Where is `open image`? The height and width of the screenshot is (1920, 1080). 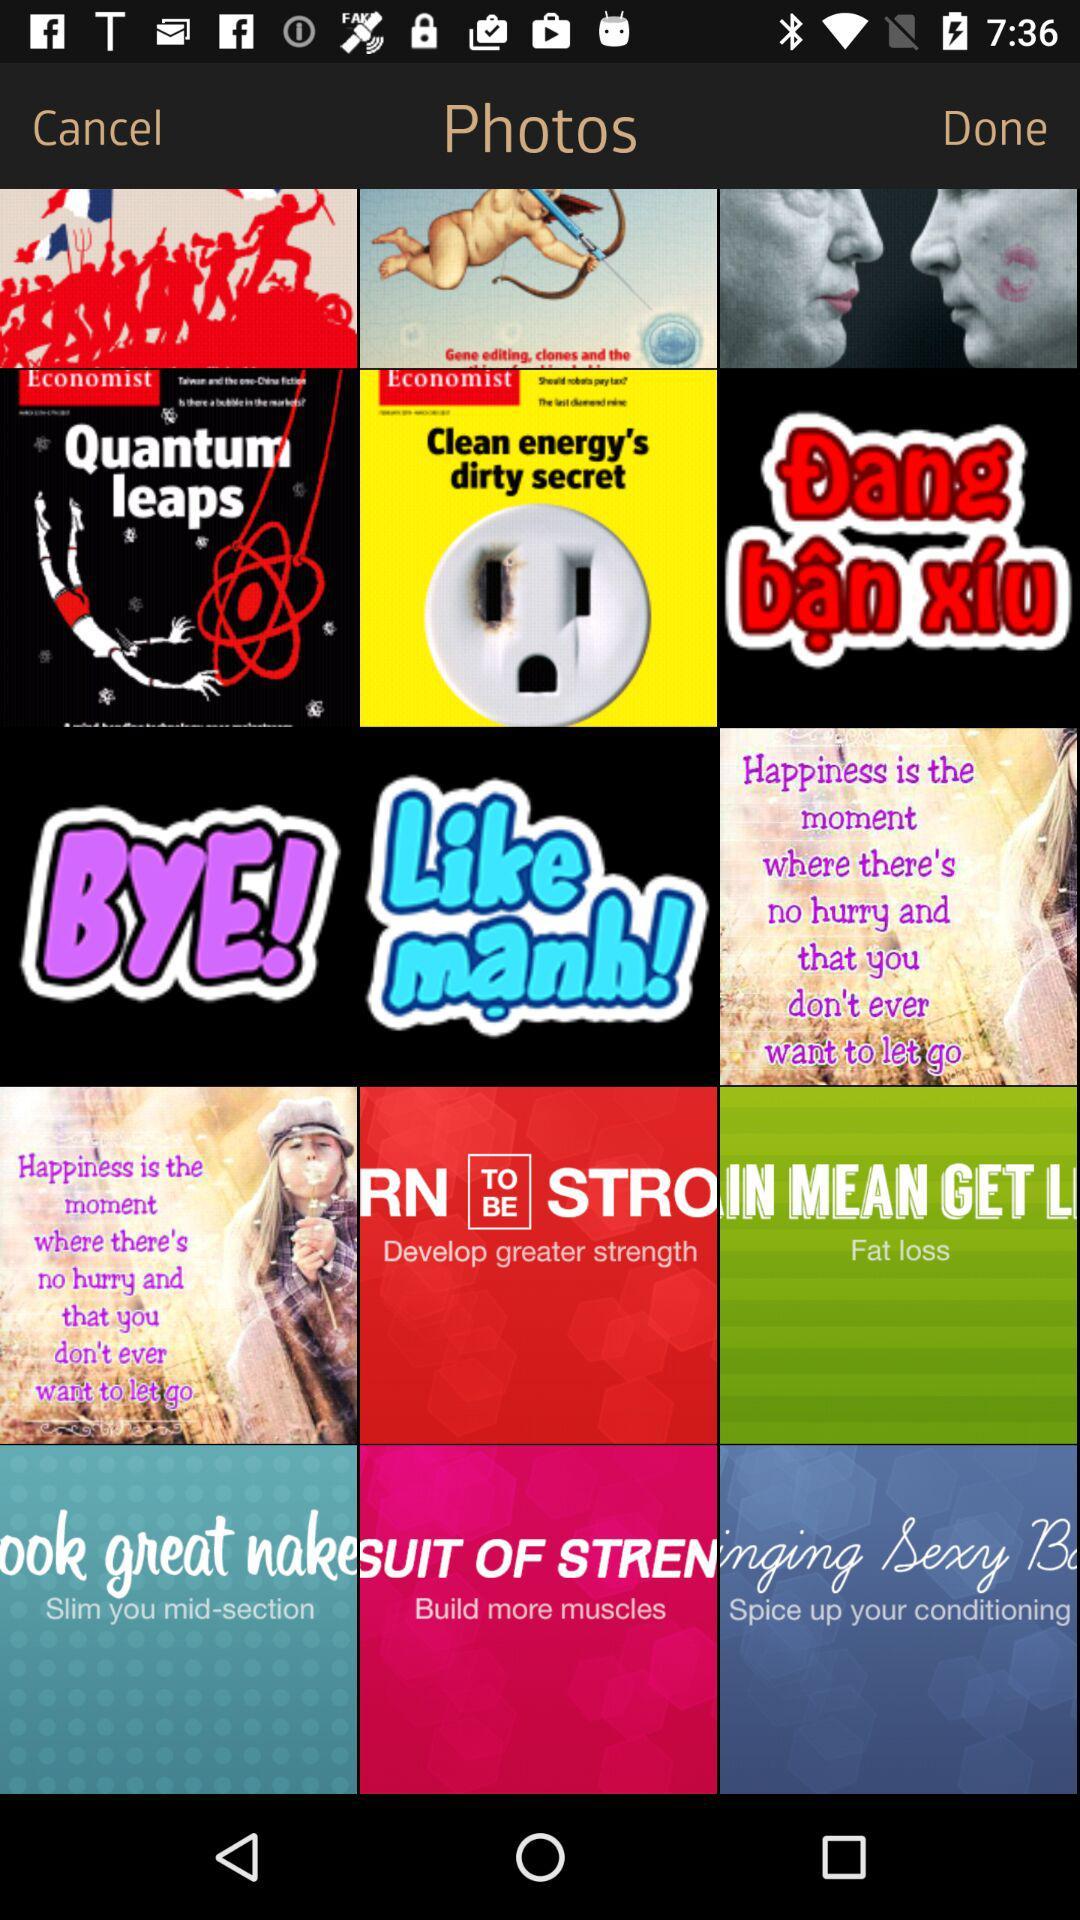 open image is located at coordinates (897, 905).